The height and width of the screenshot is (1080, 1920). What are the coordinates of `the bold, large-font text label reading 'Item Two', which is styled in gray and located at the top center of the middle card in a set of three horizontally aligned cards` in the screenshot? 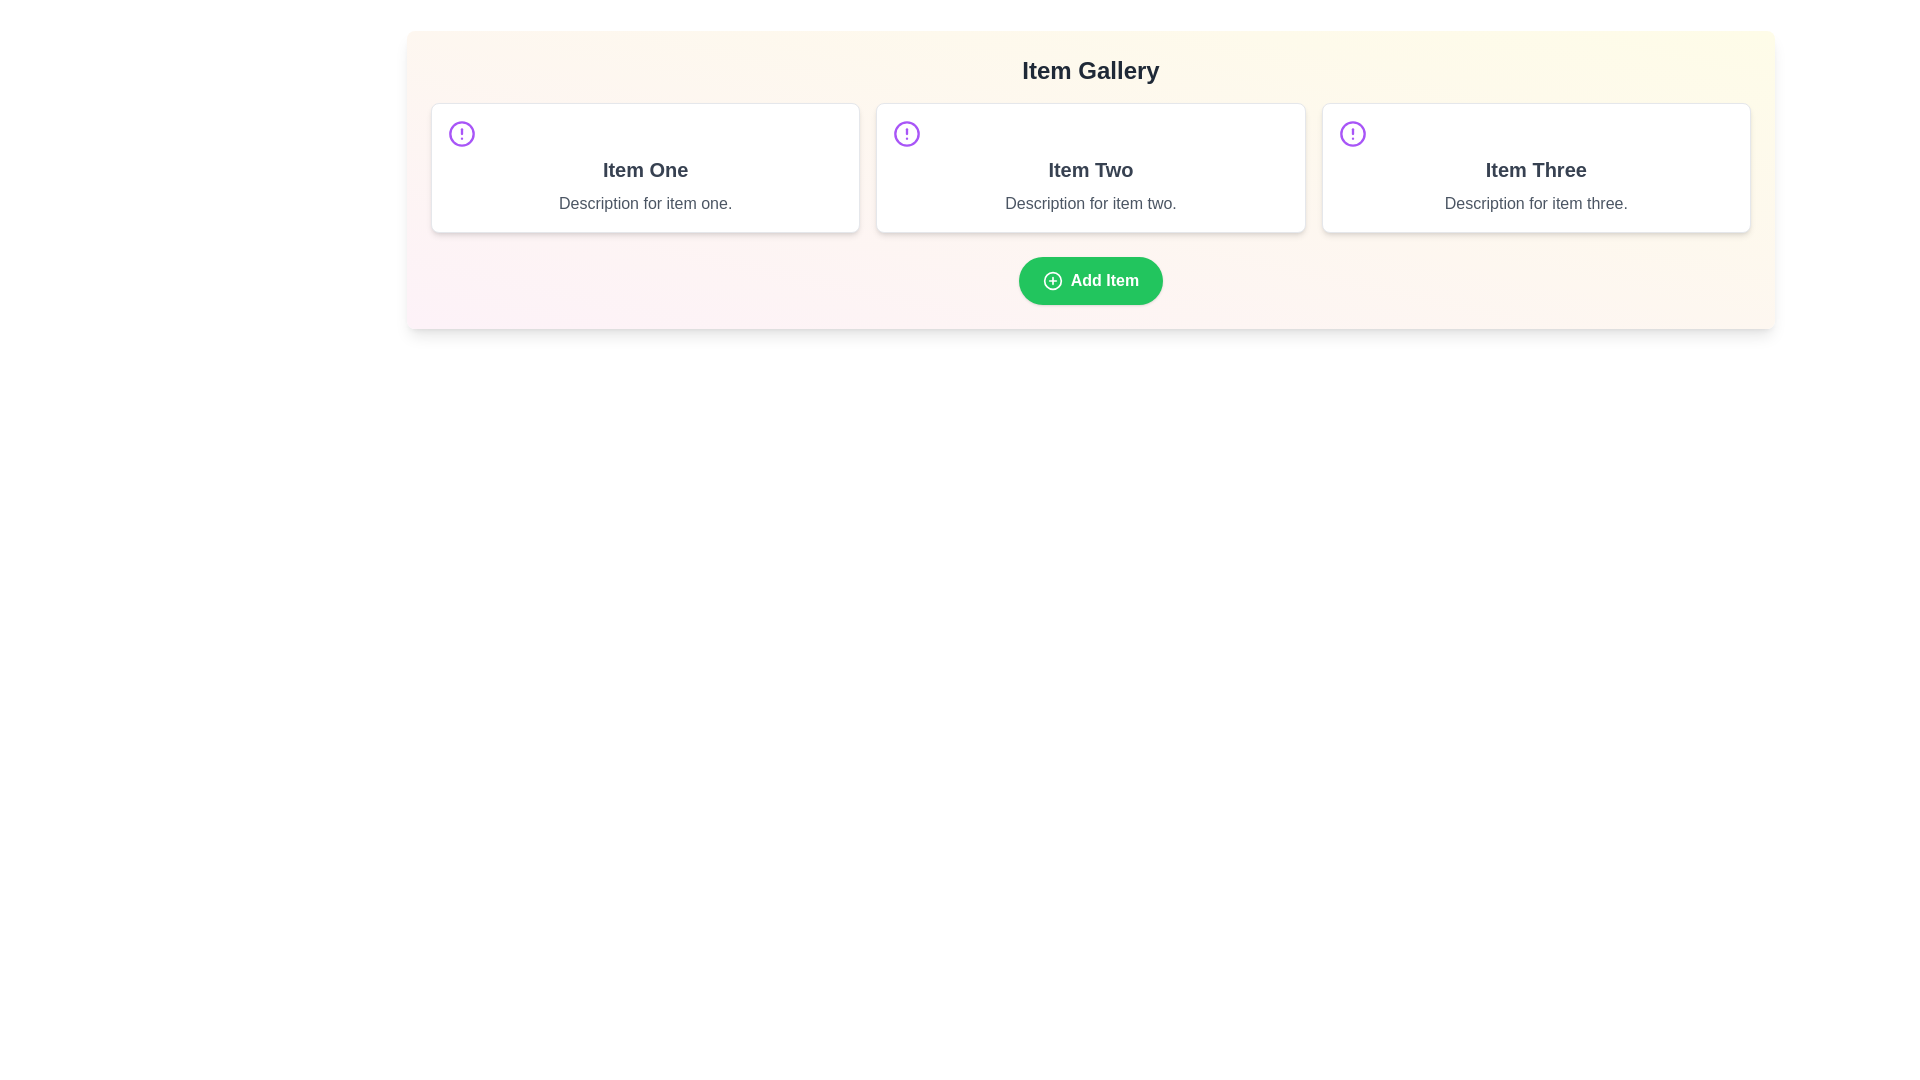 It's located at (1089, 168).